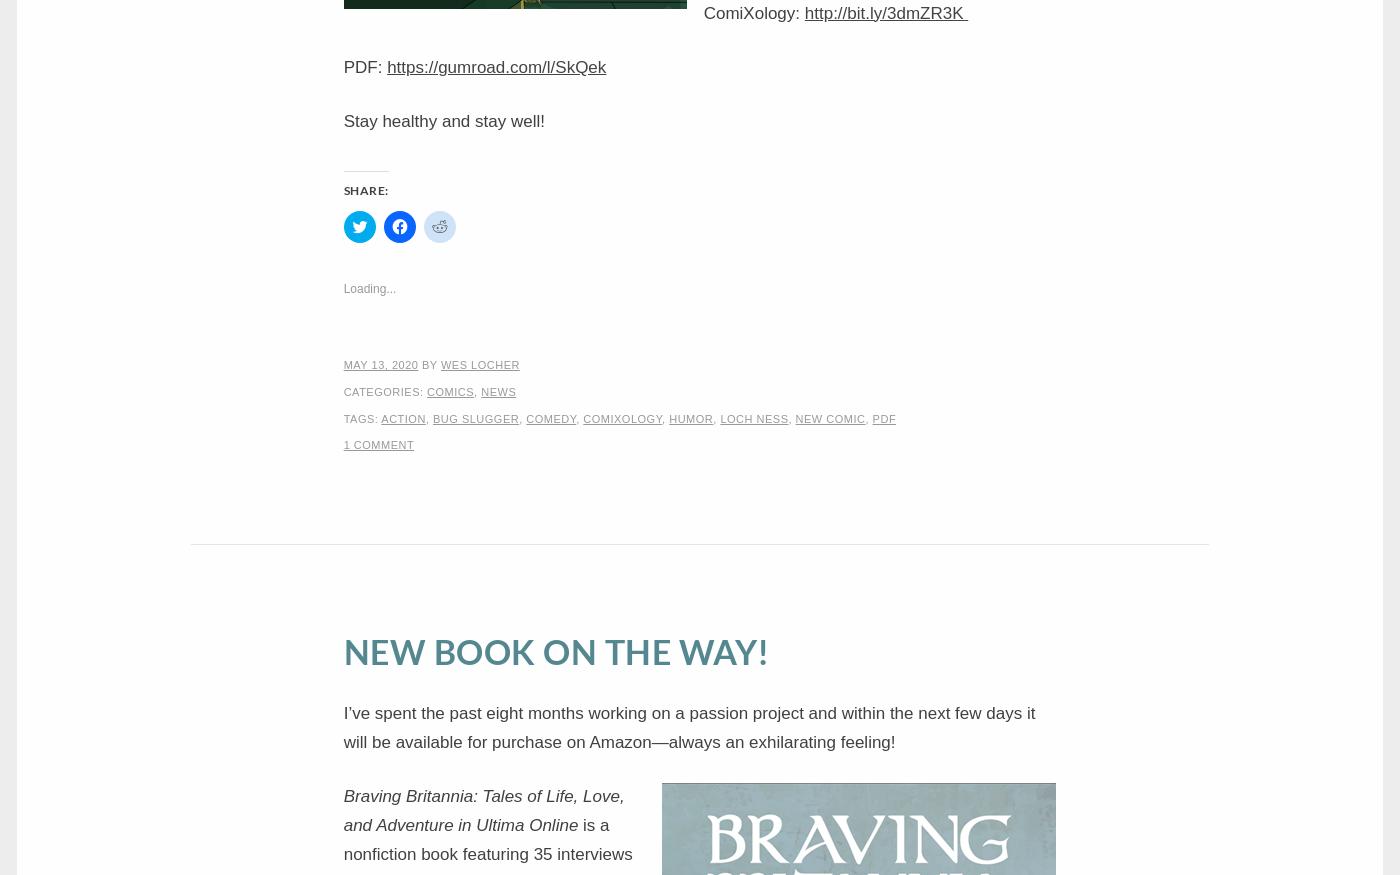 This screenshot has height=875, width=1400. Describe the element at coordinates (555, 649) in the screenshot. I see `'New book on the way!'` at that location.